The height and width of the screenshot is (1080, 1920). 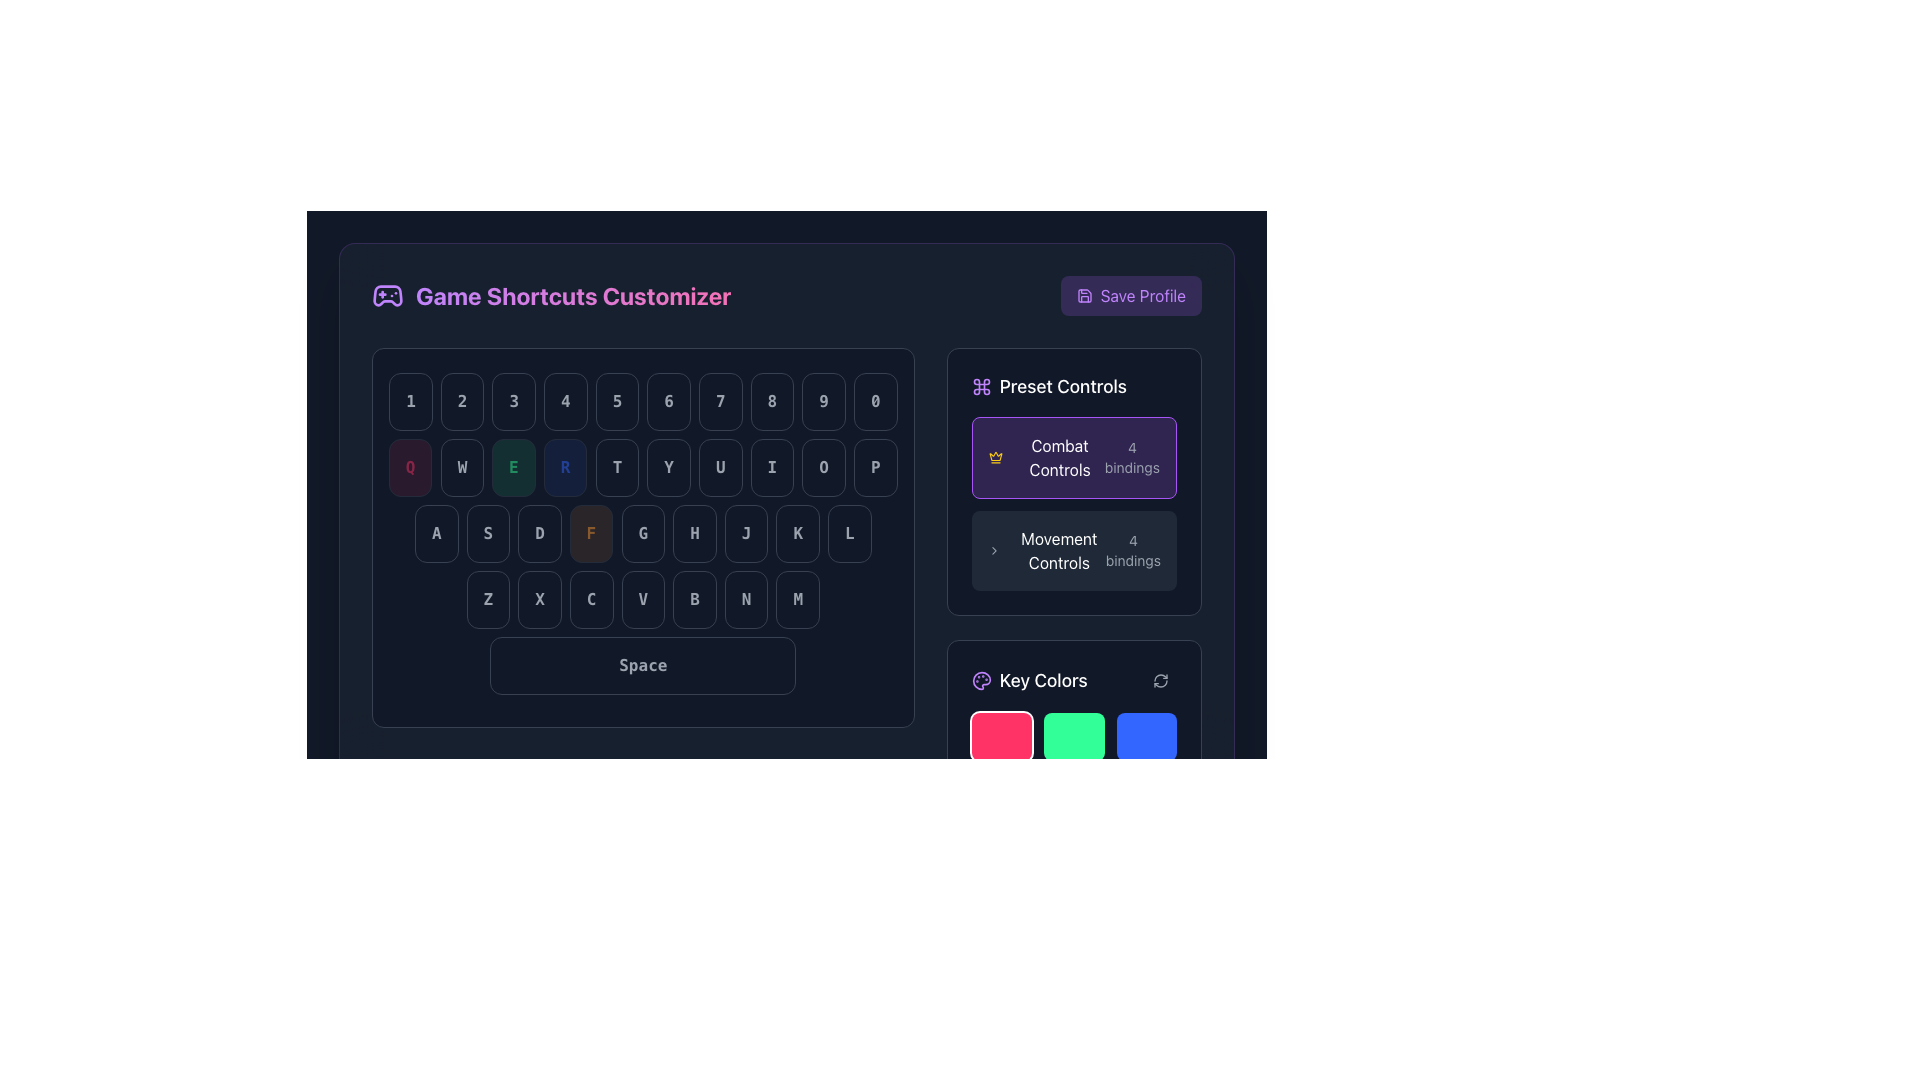 What do you see at coordinates (590, 599) in the screenshot?
I see `the rectangular button displaying the character 'C', which is part of the virtual keyboard's bottom-most row` at bounding box center [590, 599].